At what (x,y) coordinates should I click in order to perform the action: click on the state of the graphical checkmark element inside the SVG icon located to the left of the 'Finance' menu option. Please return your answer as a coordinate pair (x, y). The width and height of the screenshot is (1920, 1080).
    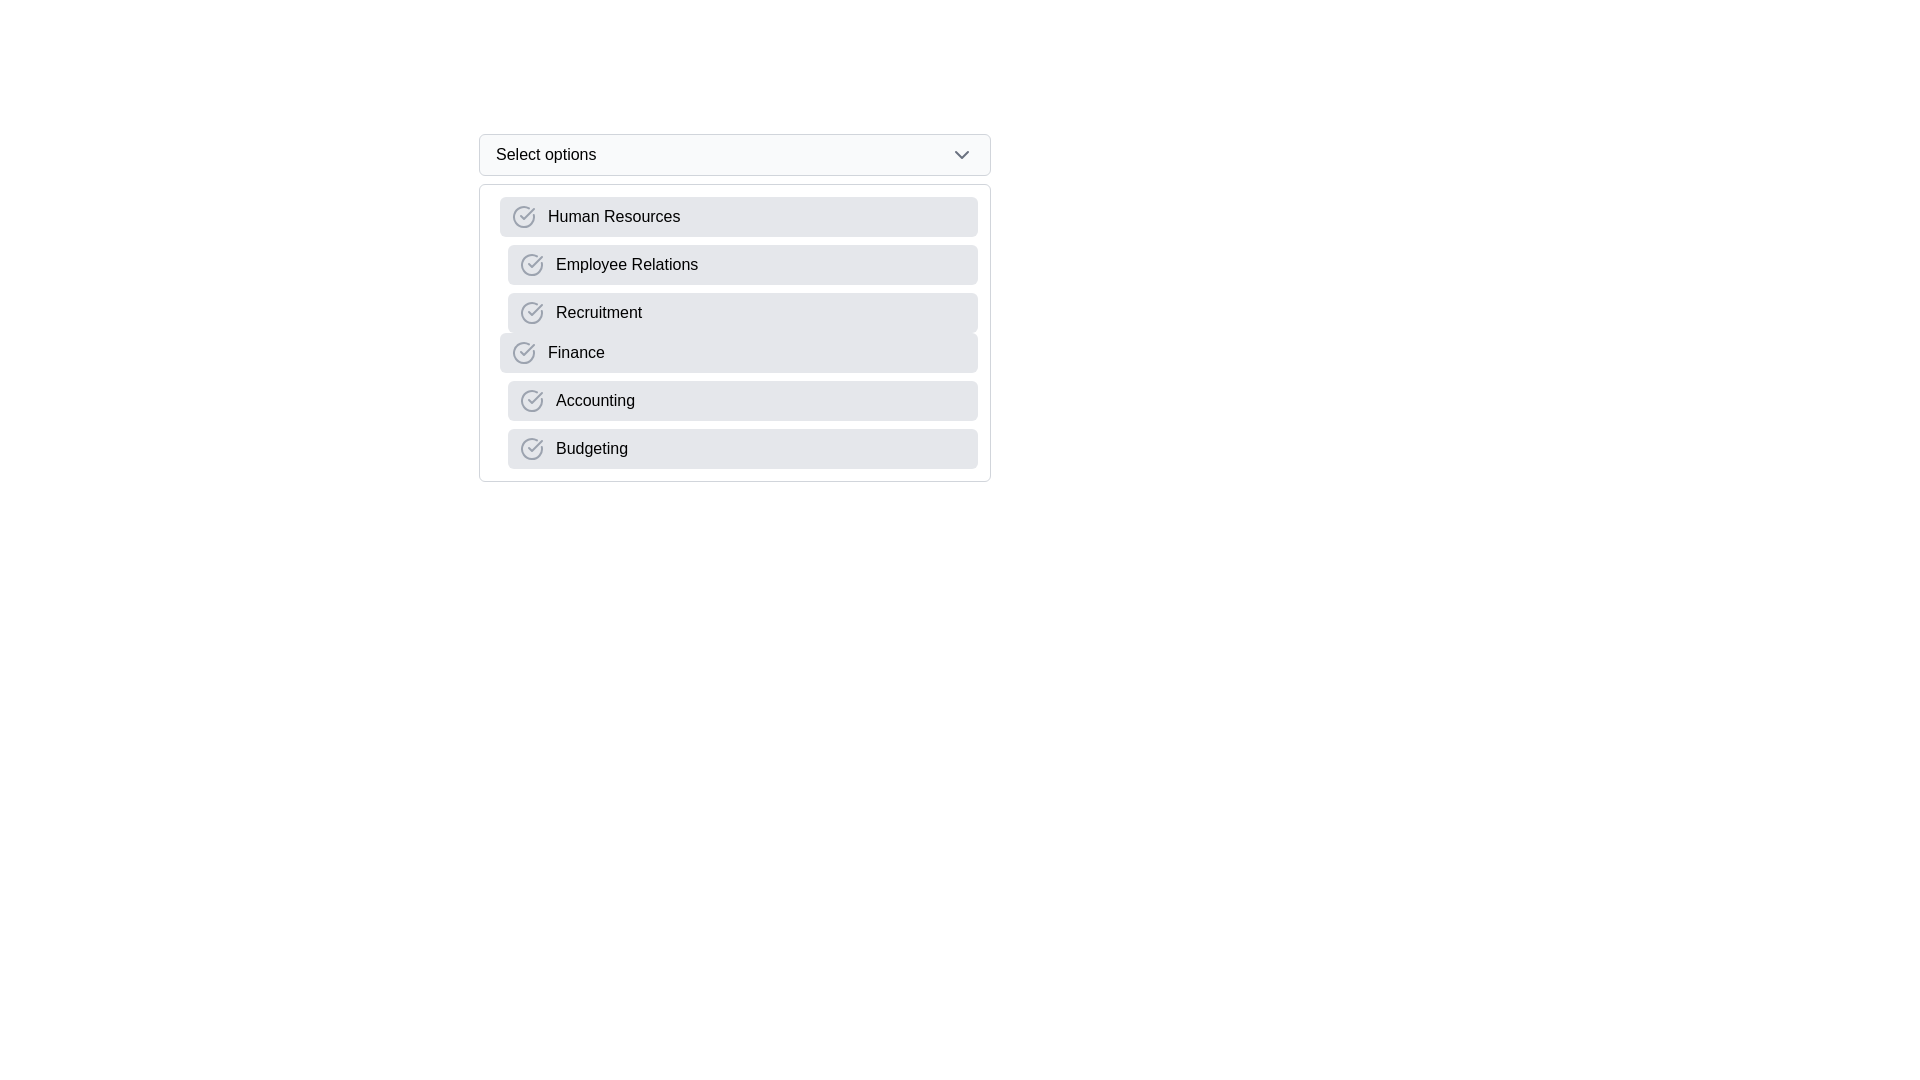
    Looking at the image, I should click on (527, 349).